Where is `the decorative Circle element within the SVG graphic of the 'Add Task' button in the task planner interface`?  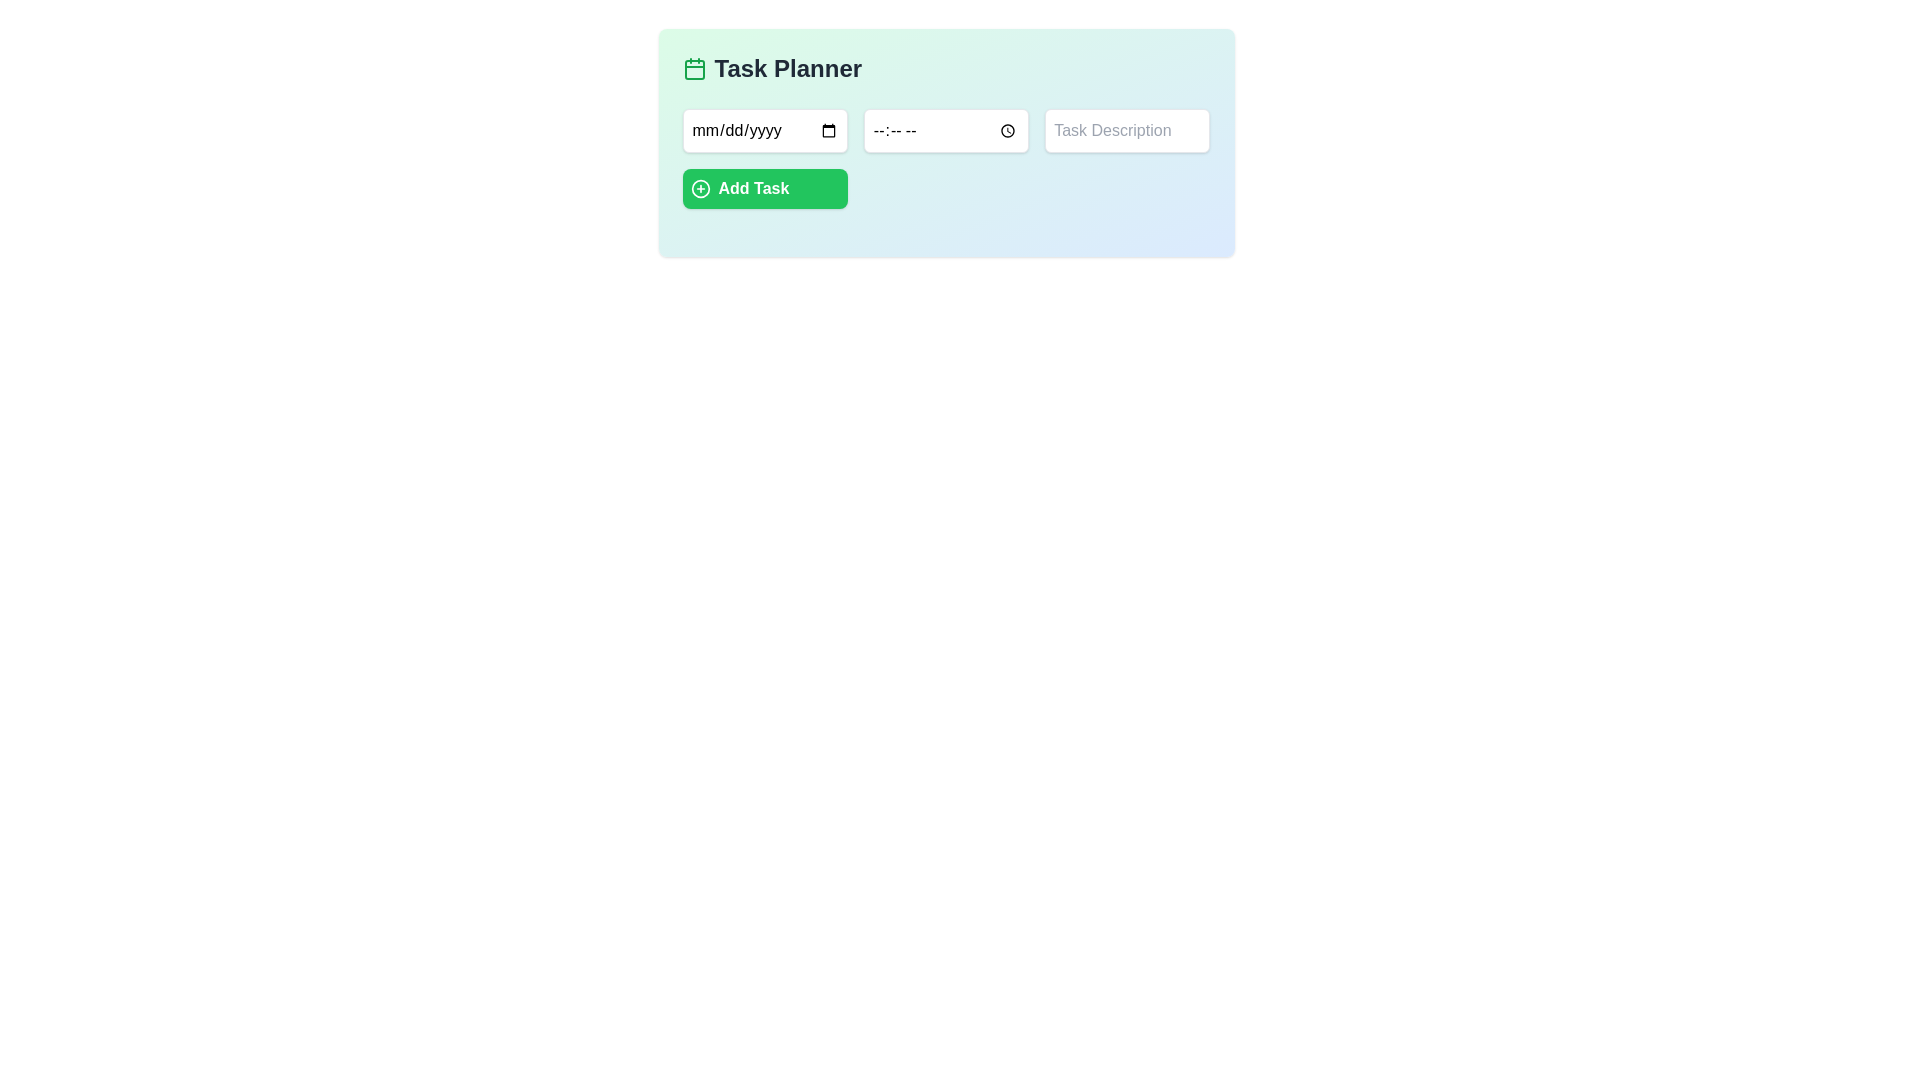
the decorative Circle element within the SVG graphic of the 'Add Task' button in the task planner interface is located at coordinates (700, 189).